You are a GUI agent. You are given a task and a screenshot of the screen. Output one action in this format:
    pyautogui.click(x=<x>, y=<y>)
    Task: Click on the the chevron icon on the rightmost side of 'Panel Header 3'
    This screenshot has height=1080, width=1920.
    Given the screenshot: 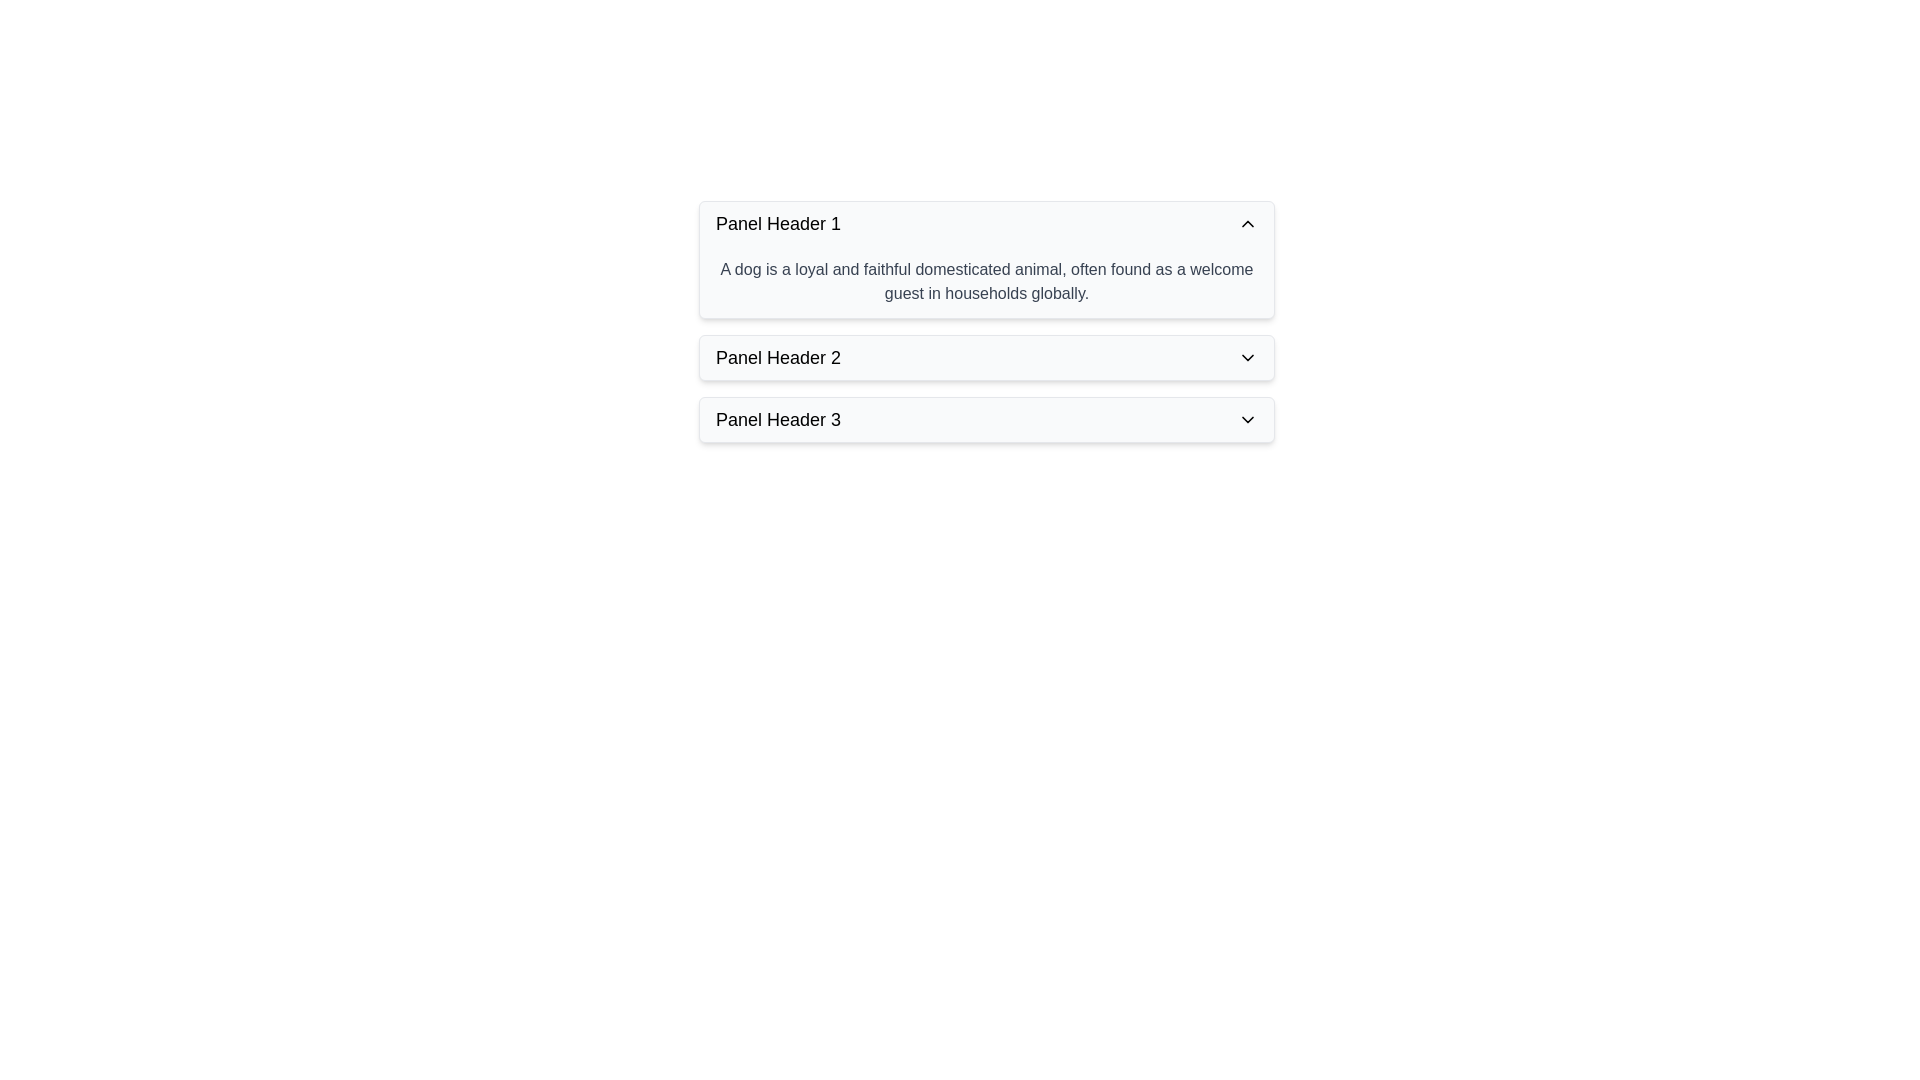 What is the action you would take?
    pyautogui.click(x=1247, y=419)
    